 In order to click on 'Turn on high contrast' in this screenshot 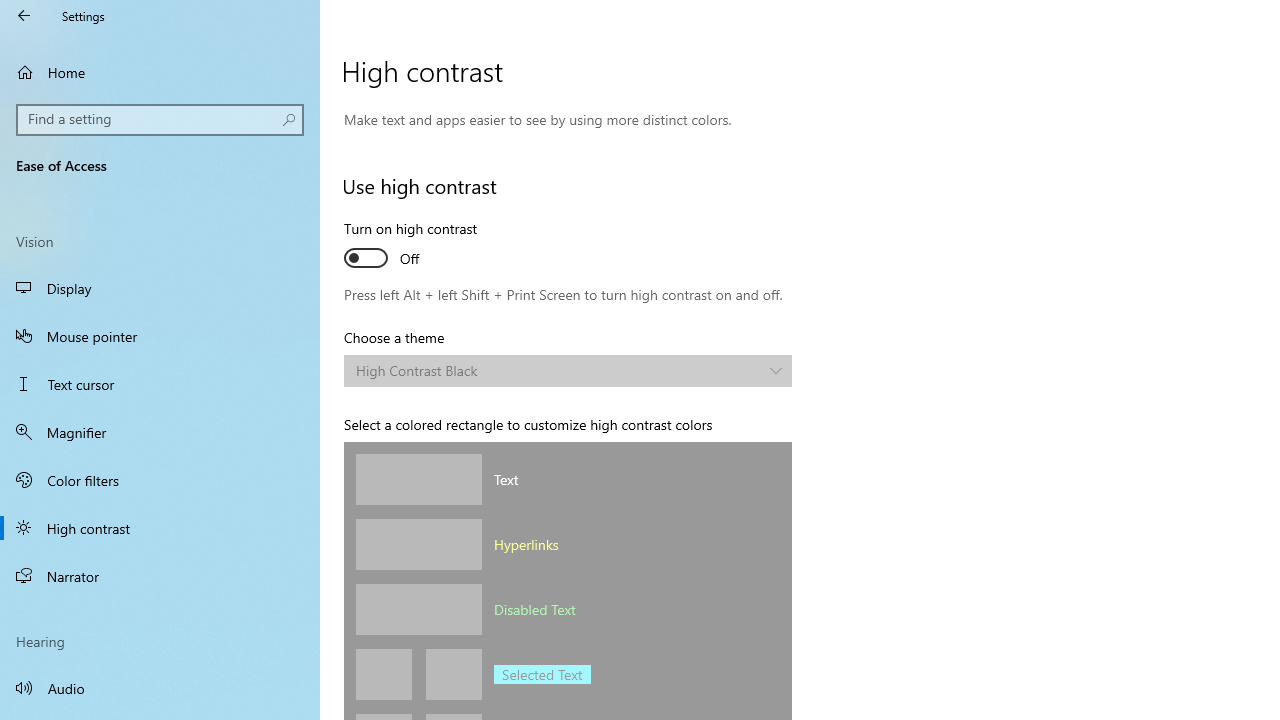, I will do `click(416, 245)`.